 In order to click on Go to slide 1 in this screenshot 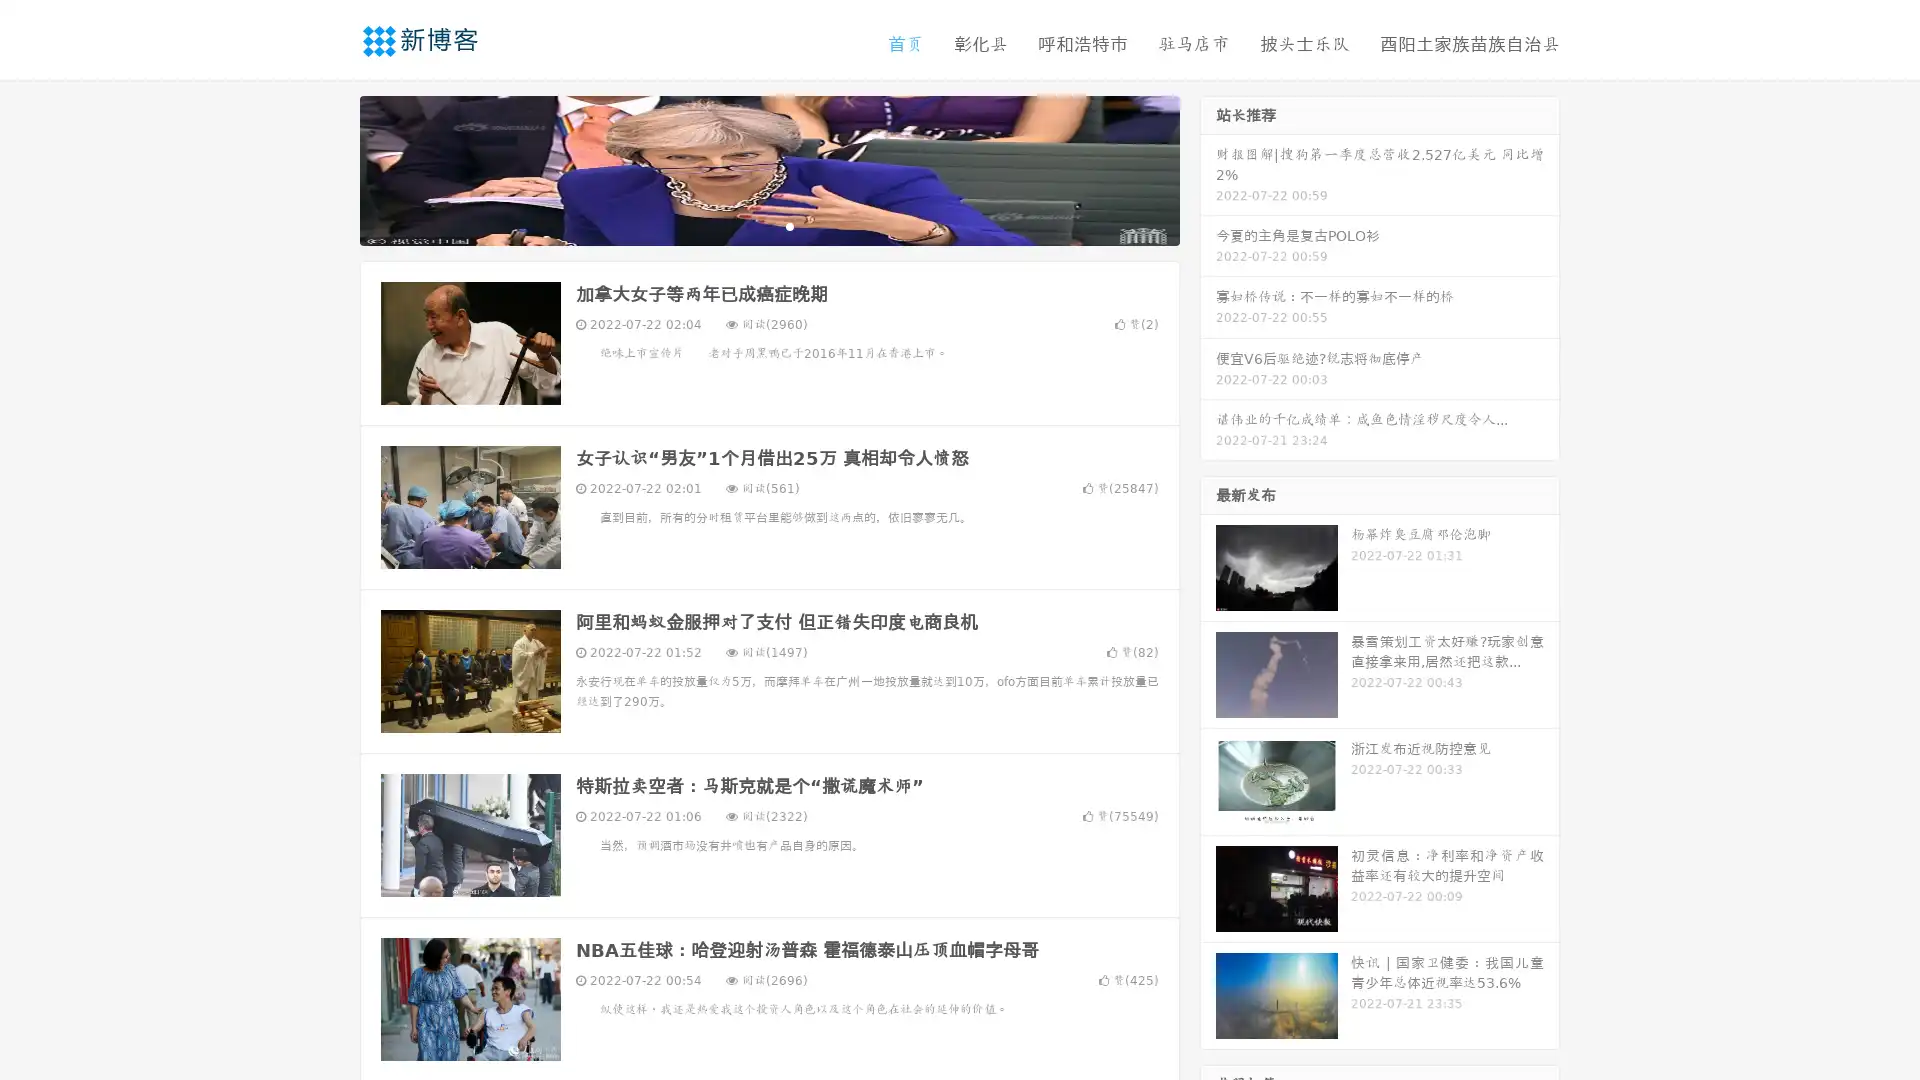, I will do `click(748, 225)`.